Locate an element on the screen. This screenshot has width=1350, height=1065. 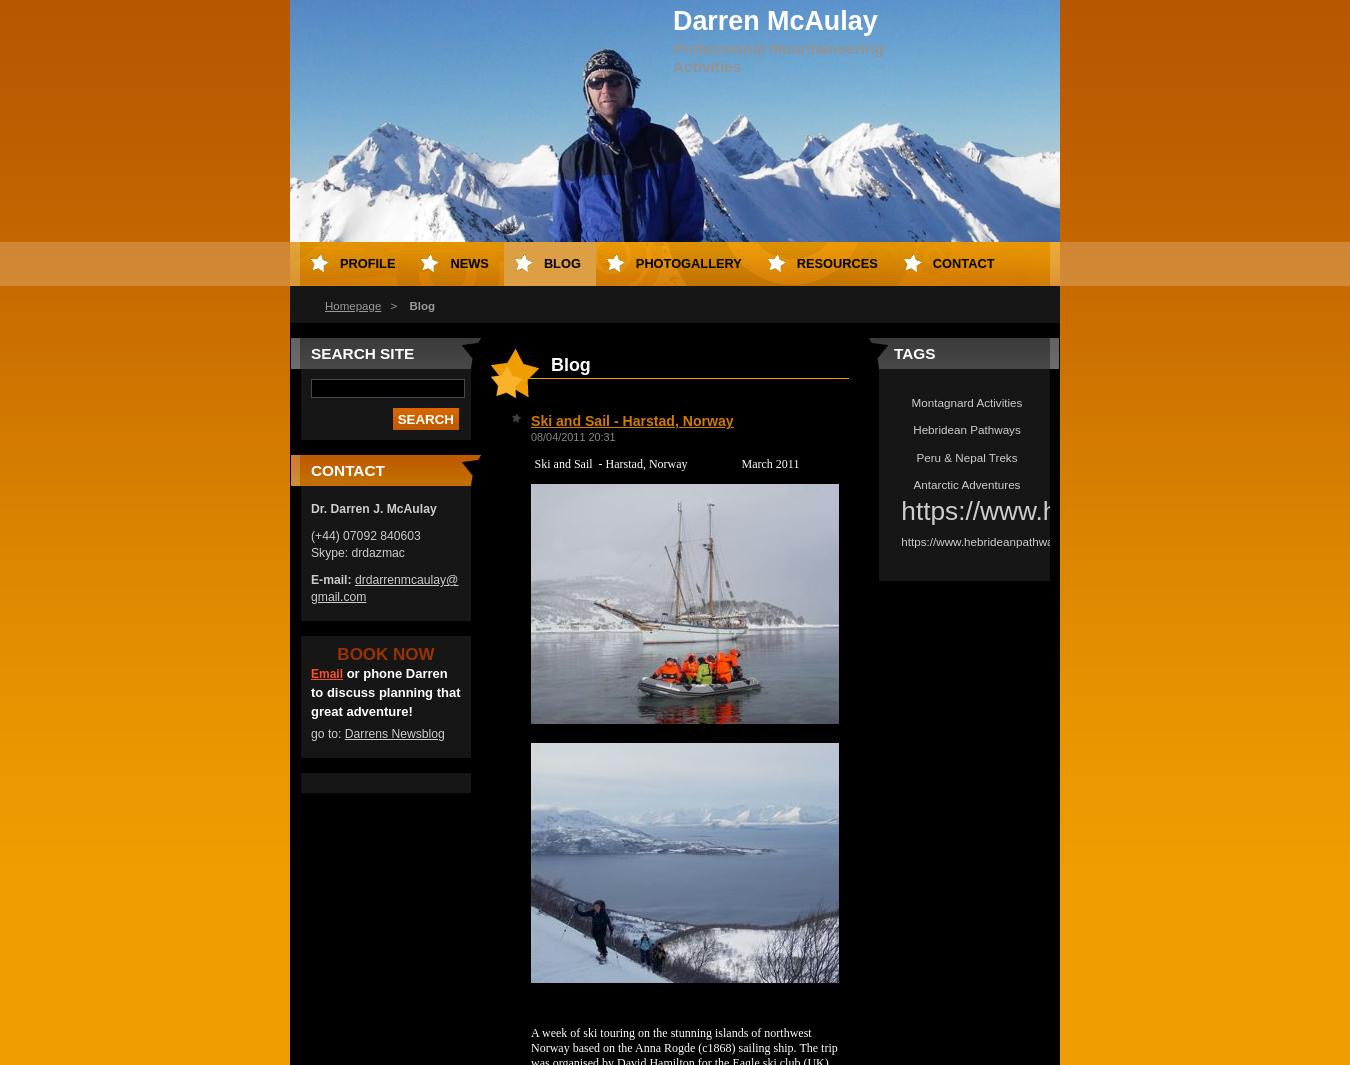
'Resources' is located at coordinates (795, 262).